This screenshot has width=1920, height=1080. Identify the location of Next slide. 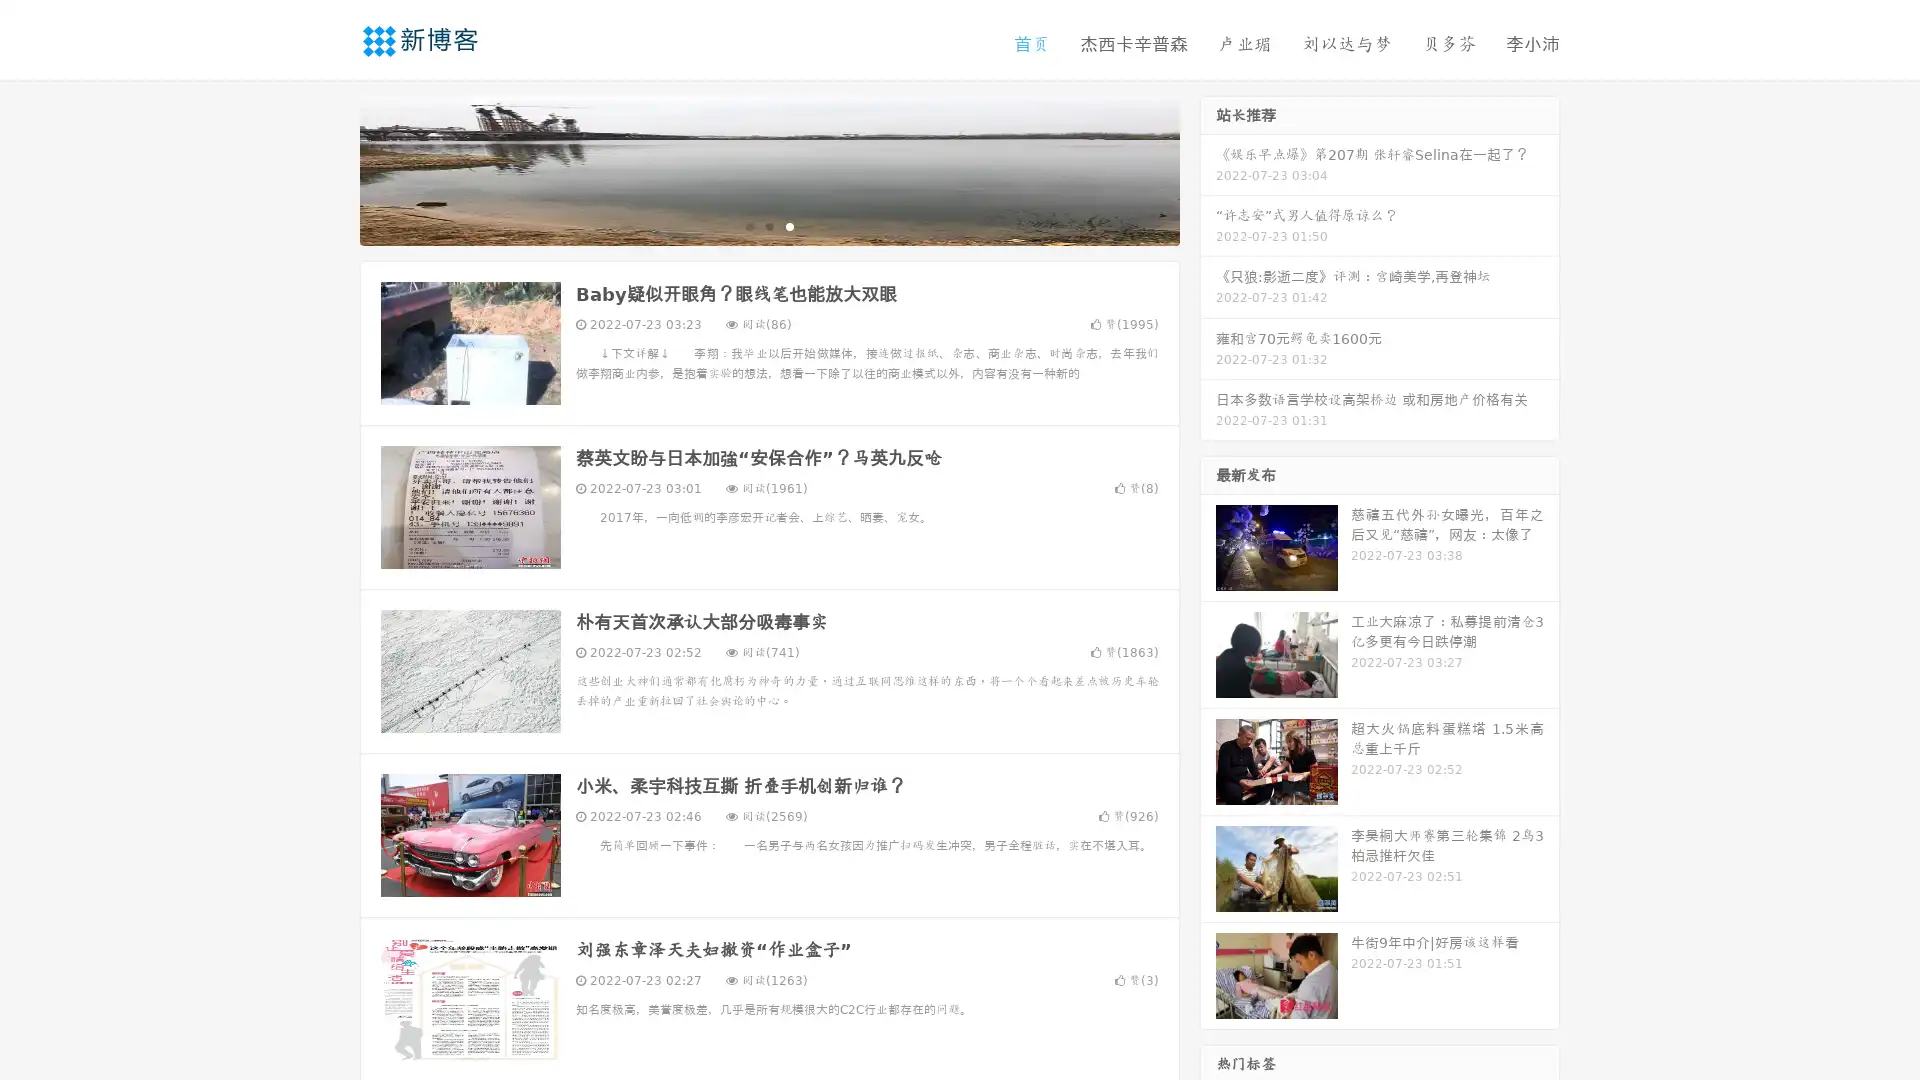
(1208, 168).